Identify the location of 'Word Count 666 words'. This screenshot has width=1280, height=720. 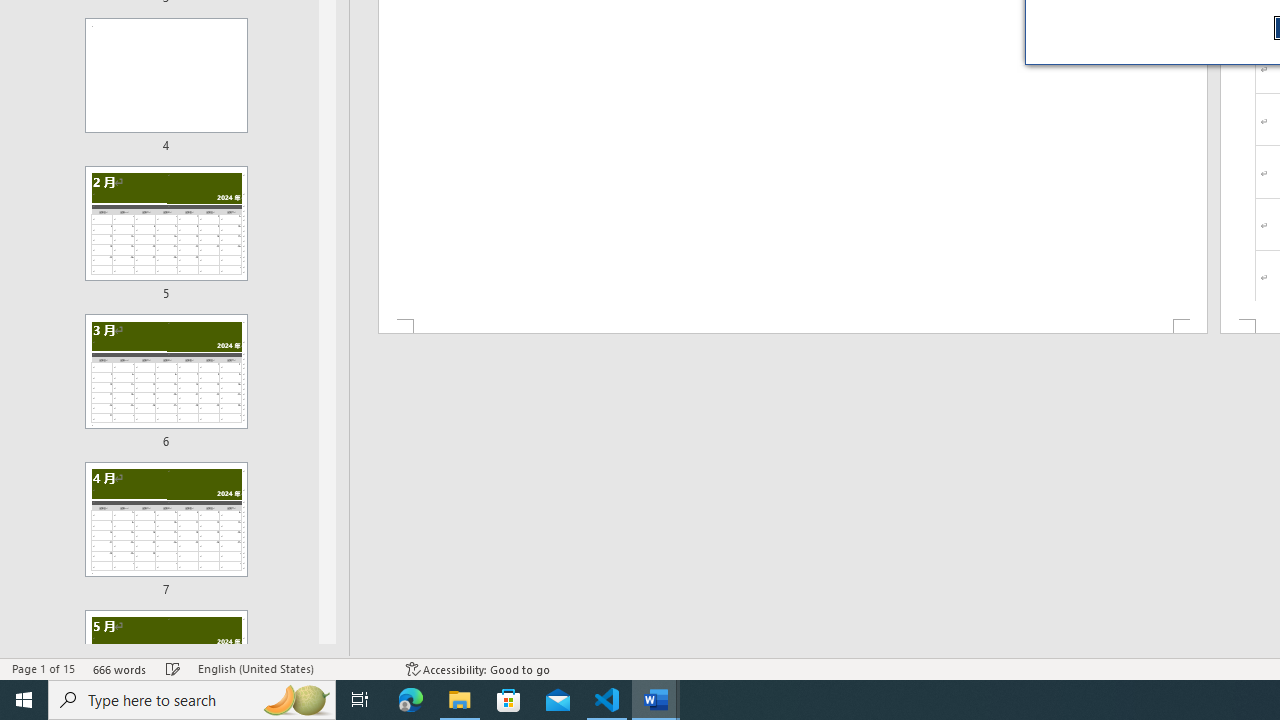
(119, 669).